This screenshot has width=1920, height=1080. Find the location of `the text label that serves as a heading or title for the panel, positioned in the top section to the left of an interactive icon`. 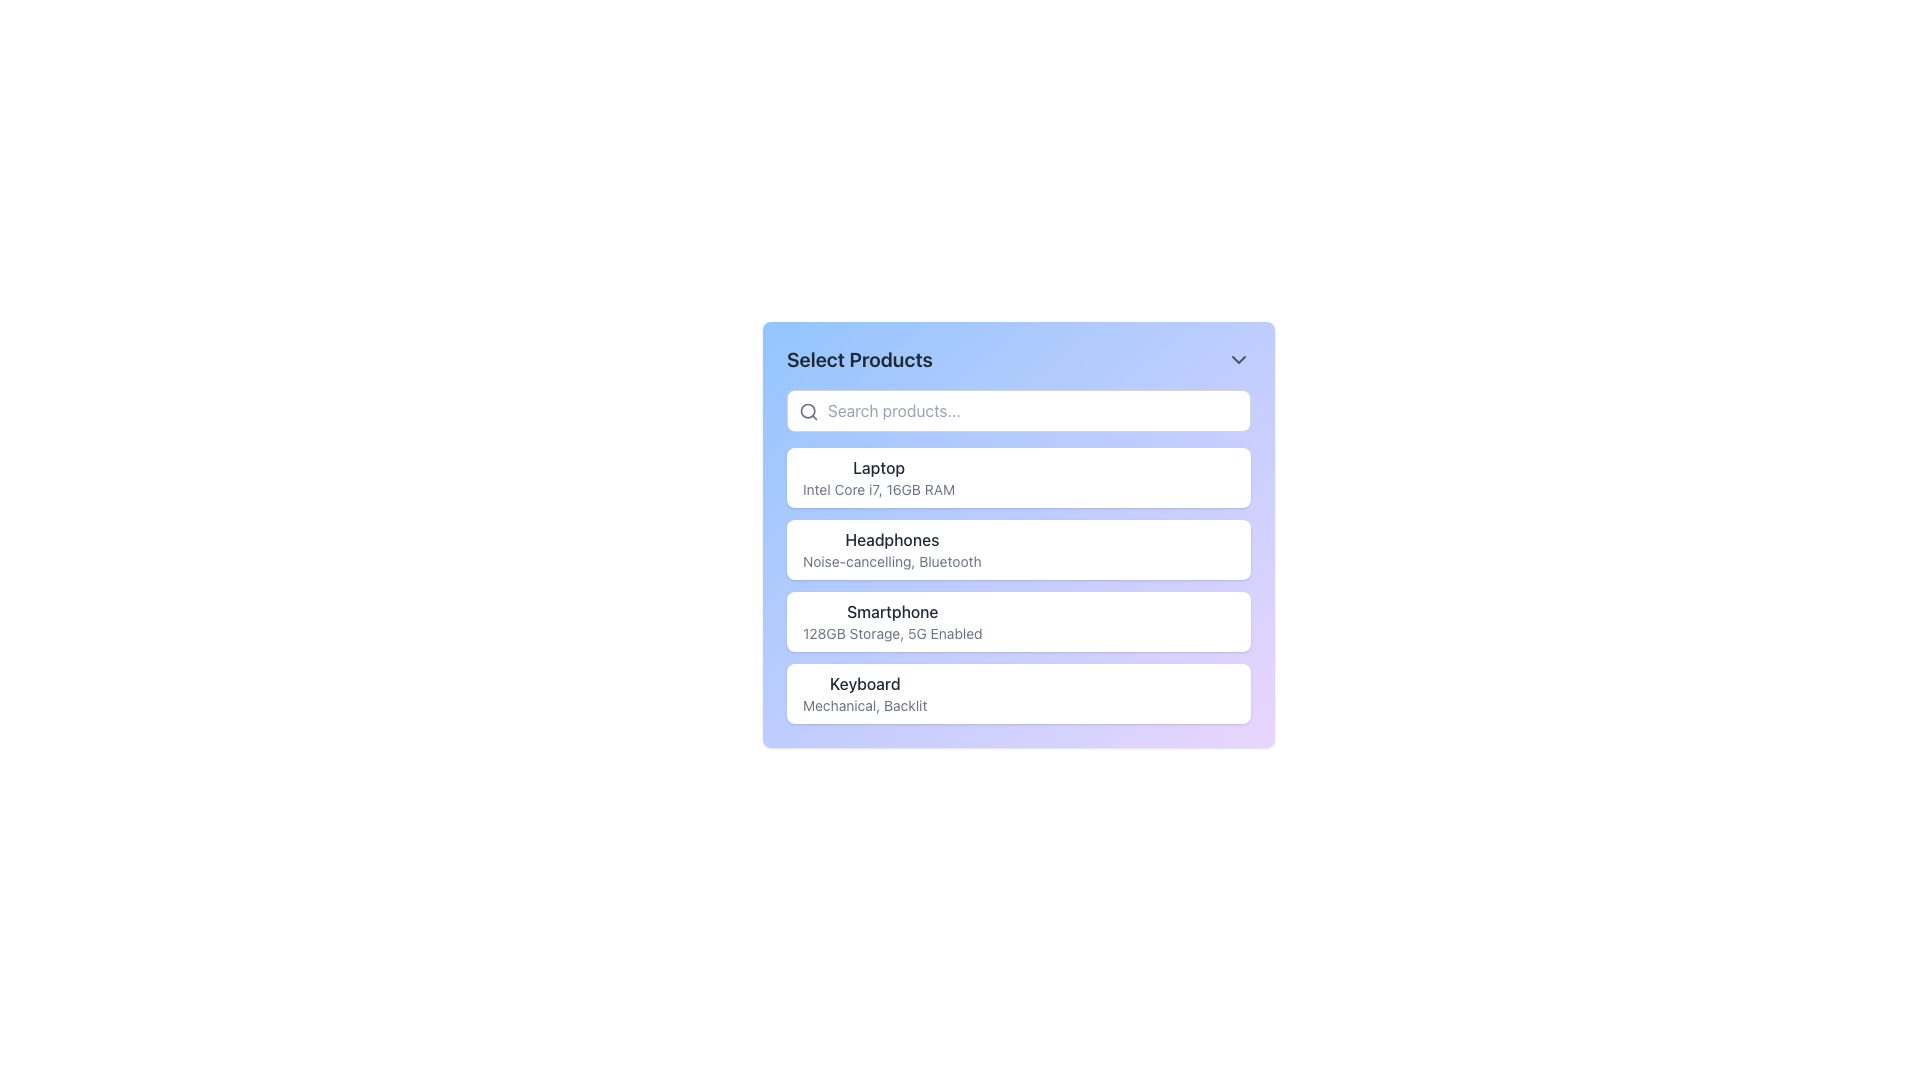

the text label that serves as a heading or title for the panel, positioned in the top section to the left of an interactive icon is located at coordinates (859, 358).